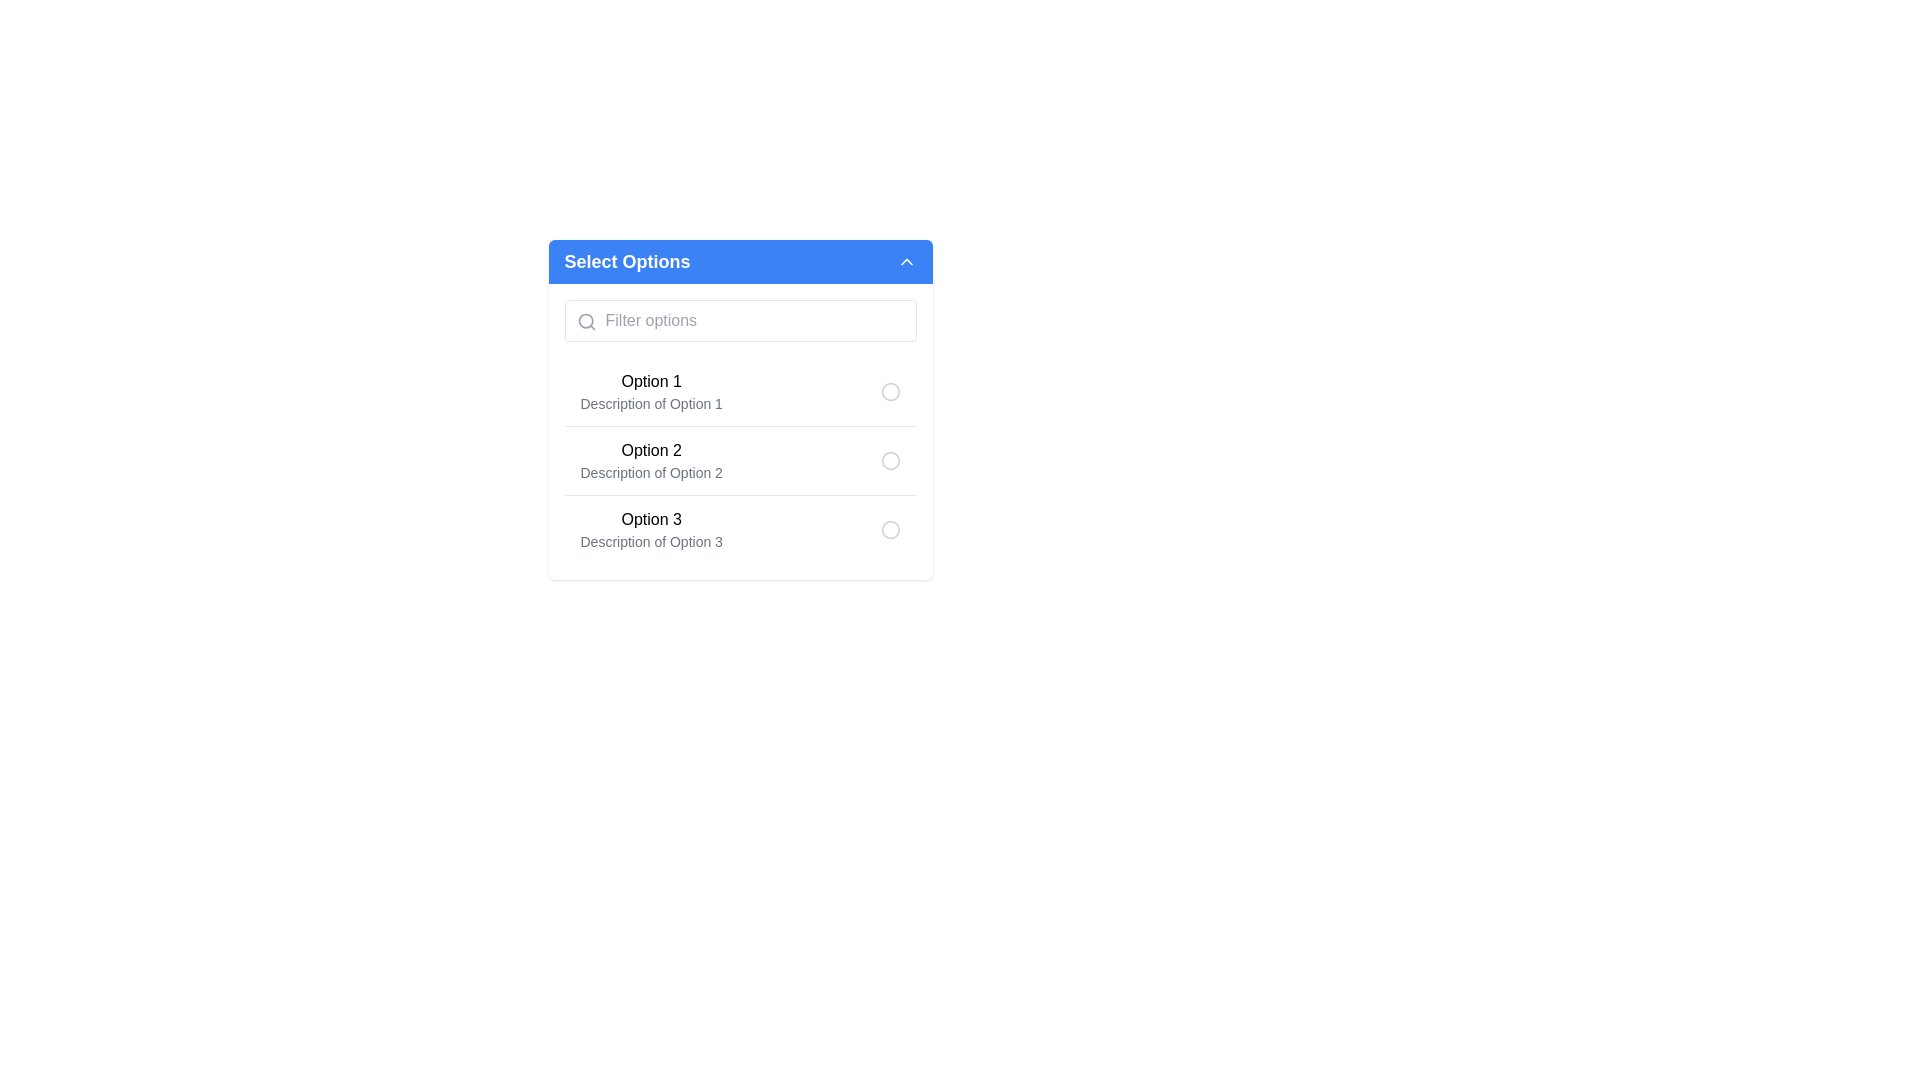 This screenshot has width=1920, height=1080. What do you see at coordinates (889, 392) in the screenshot?
I see `the unselected radio button for 'Option 1'` at bounding box center [889, 392].